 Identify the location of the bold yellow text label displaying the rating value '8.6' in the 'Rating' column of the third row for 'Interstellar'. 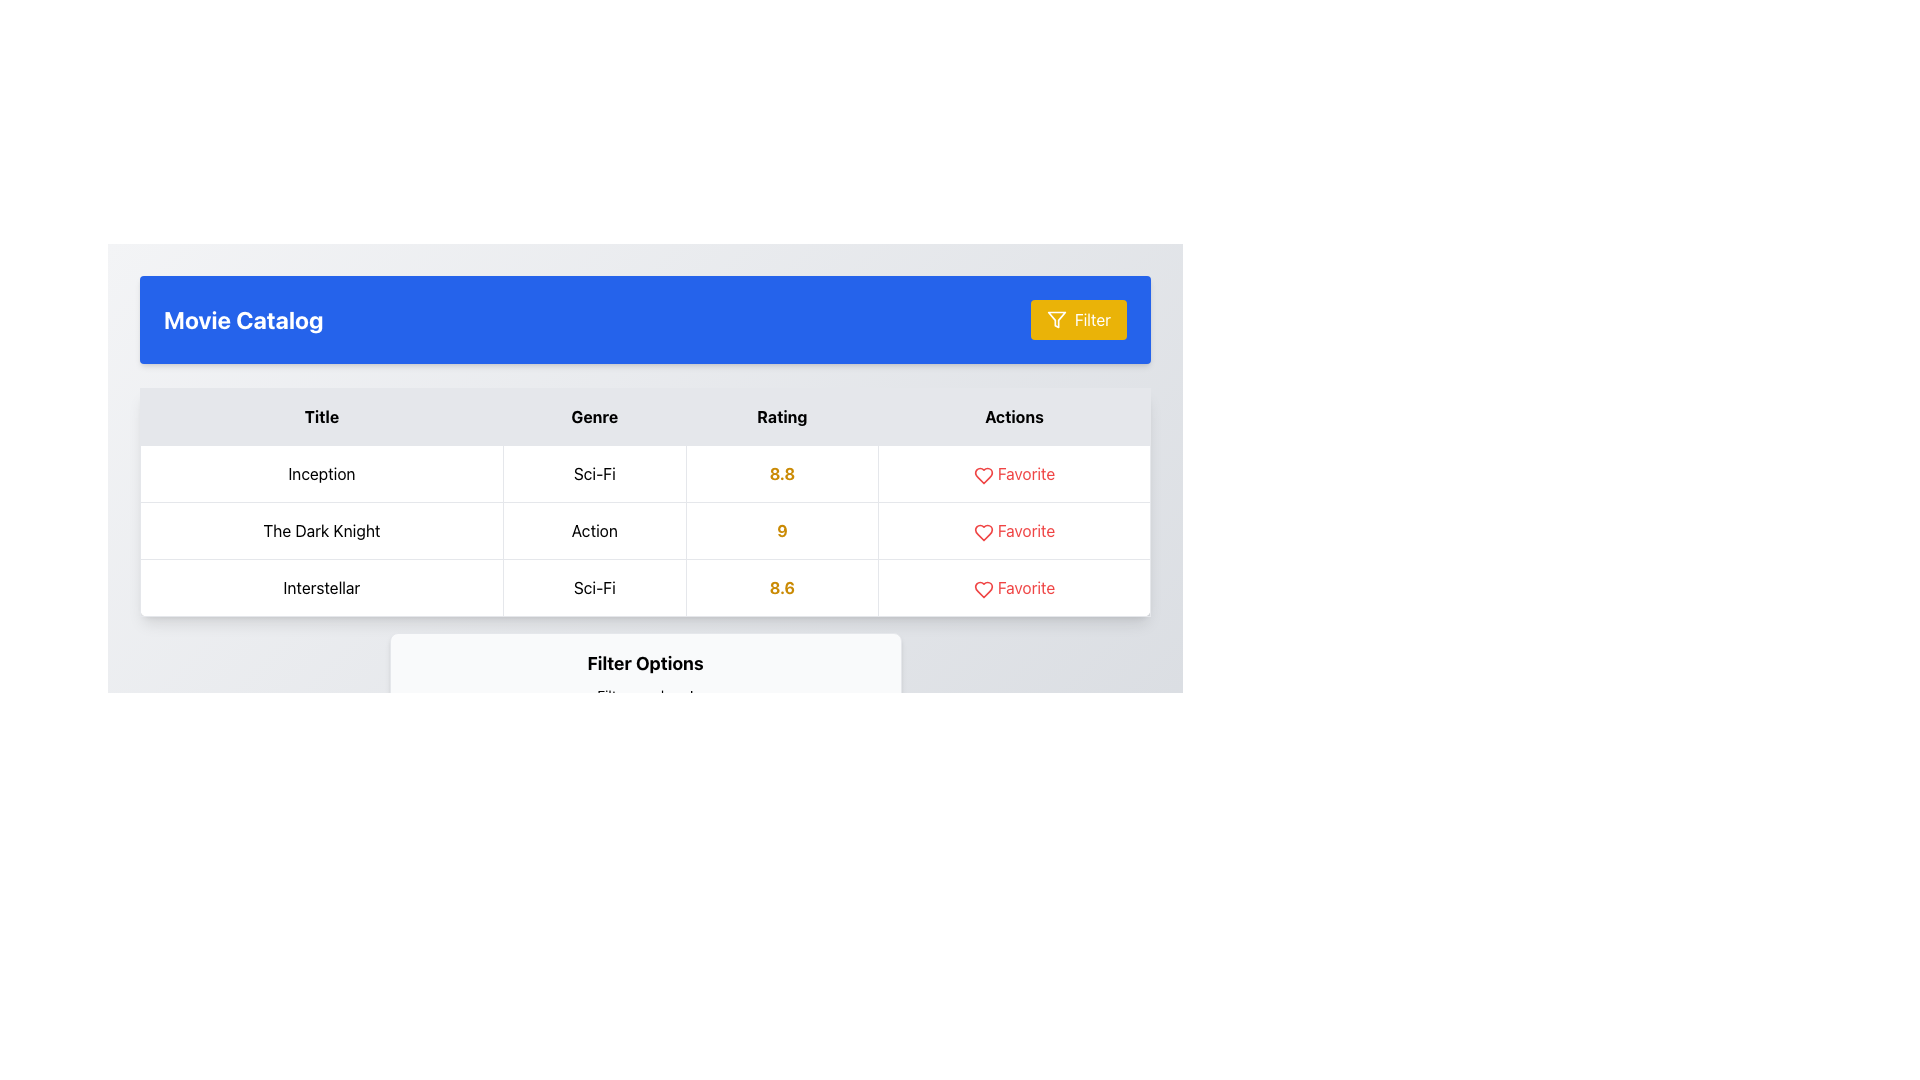
(781, 586).